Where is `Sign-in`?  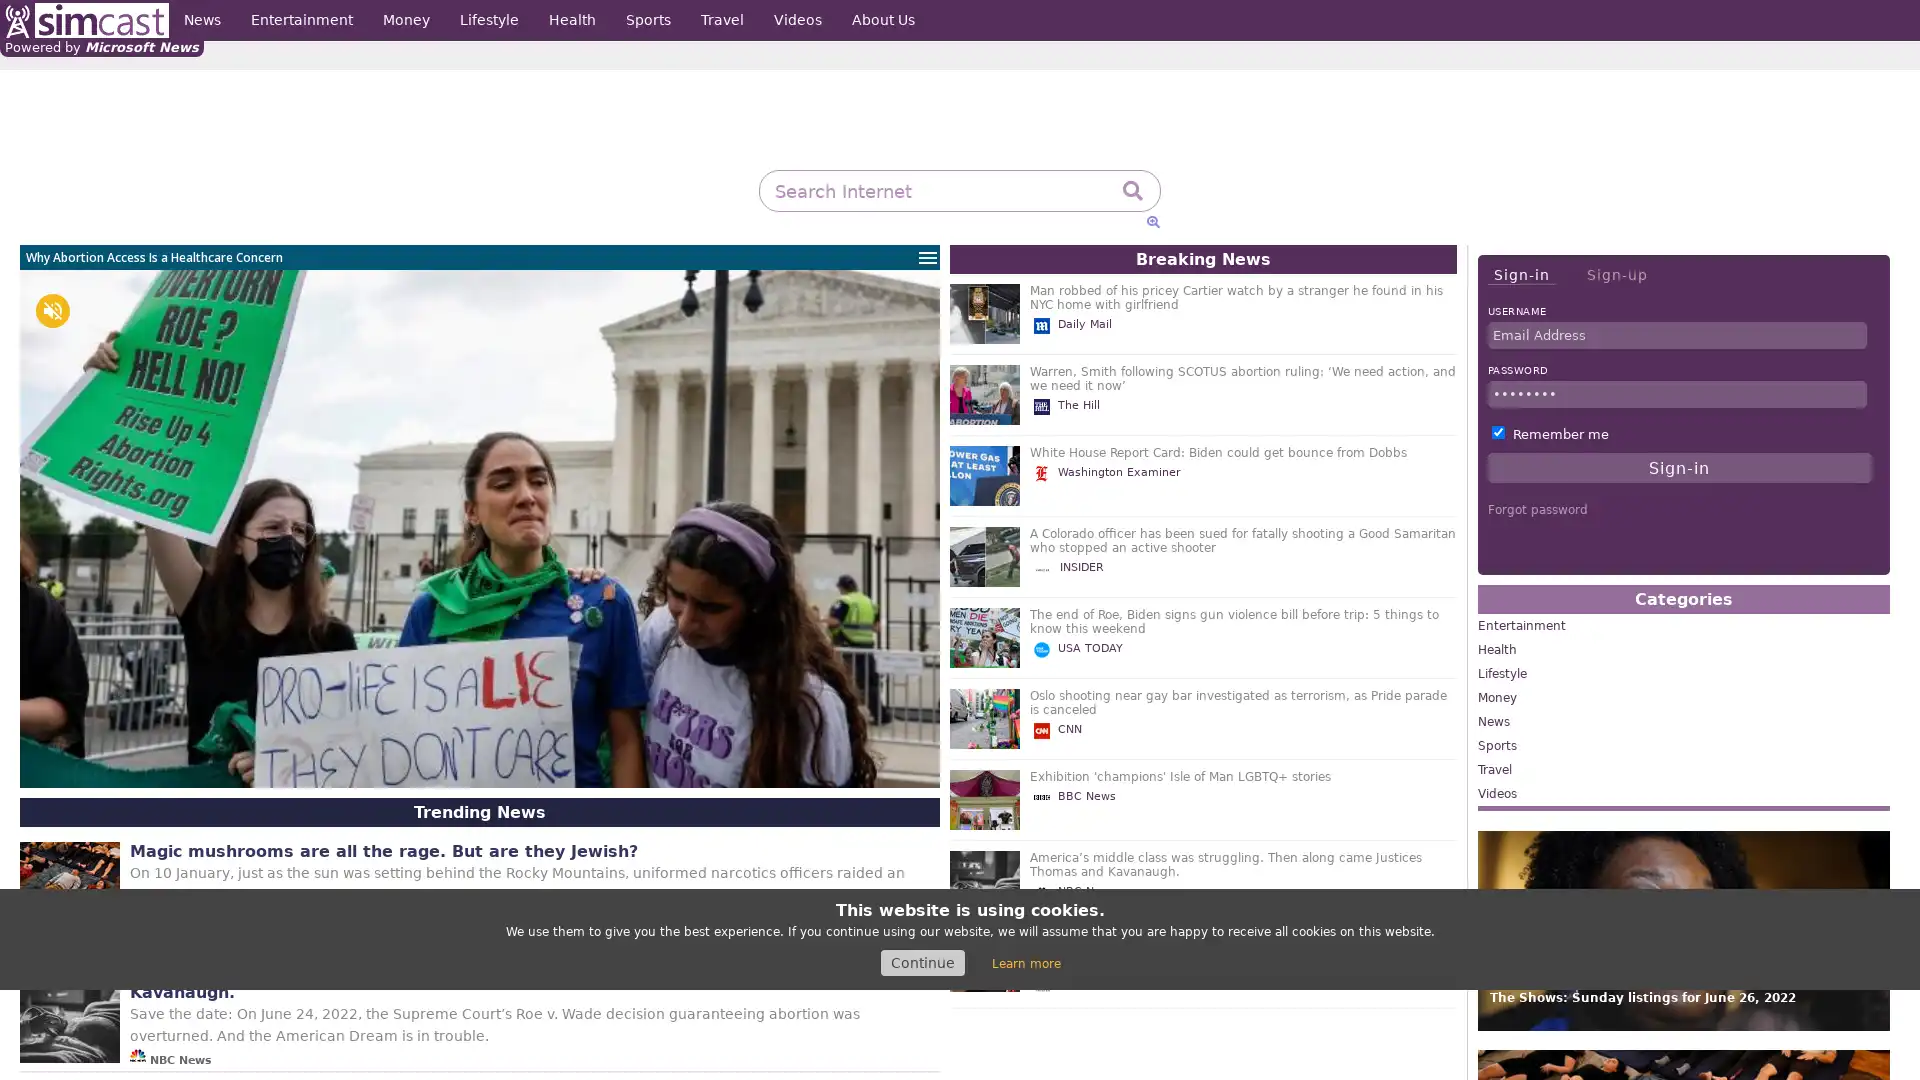 Sign-in is located at coordinates (1679, 467).